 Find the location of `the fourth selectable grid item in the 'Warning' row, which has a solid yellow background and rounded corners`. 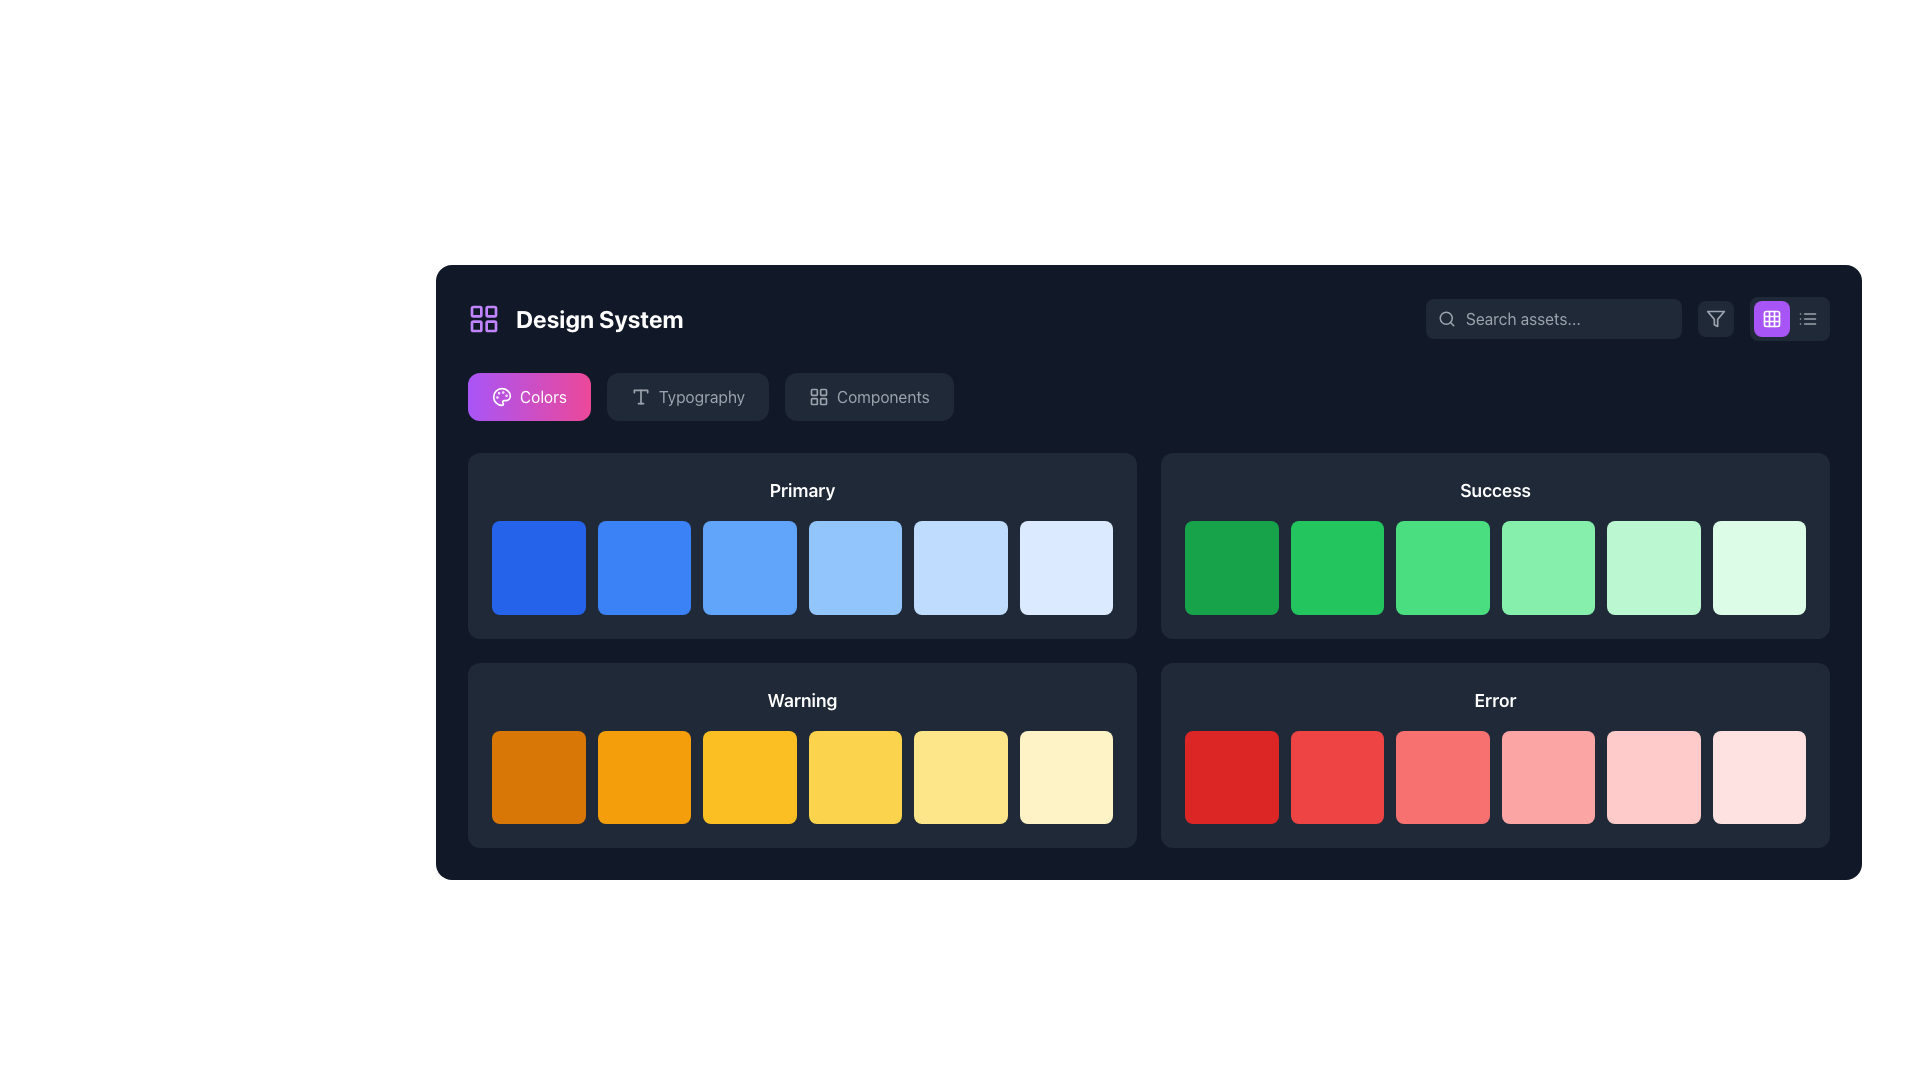

the fourth selectable grid item in the 'Warning' row, which has a solid yellow background and rounded corners is located at coordinates (855, 776).